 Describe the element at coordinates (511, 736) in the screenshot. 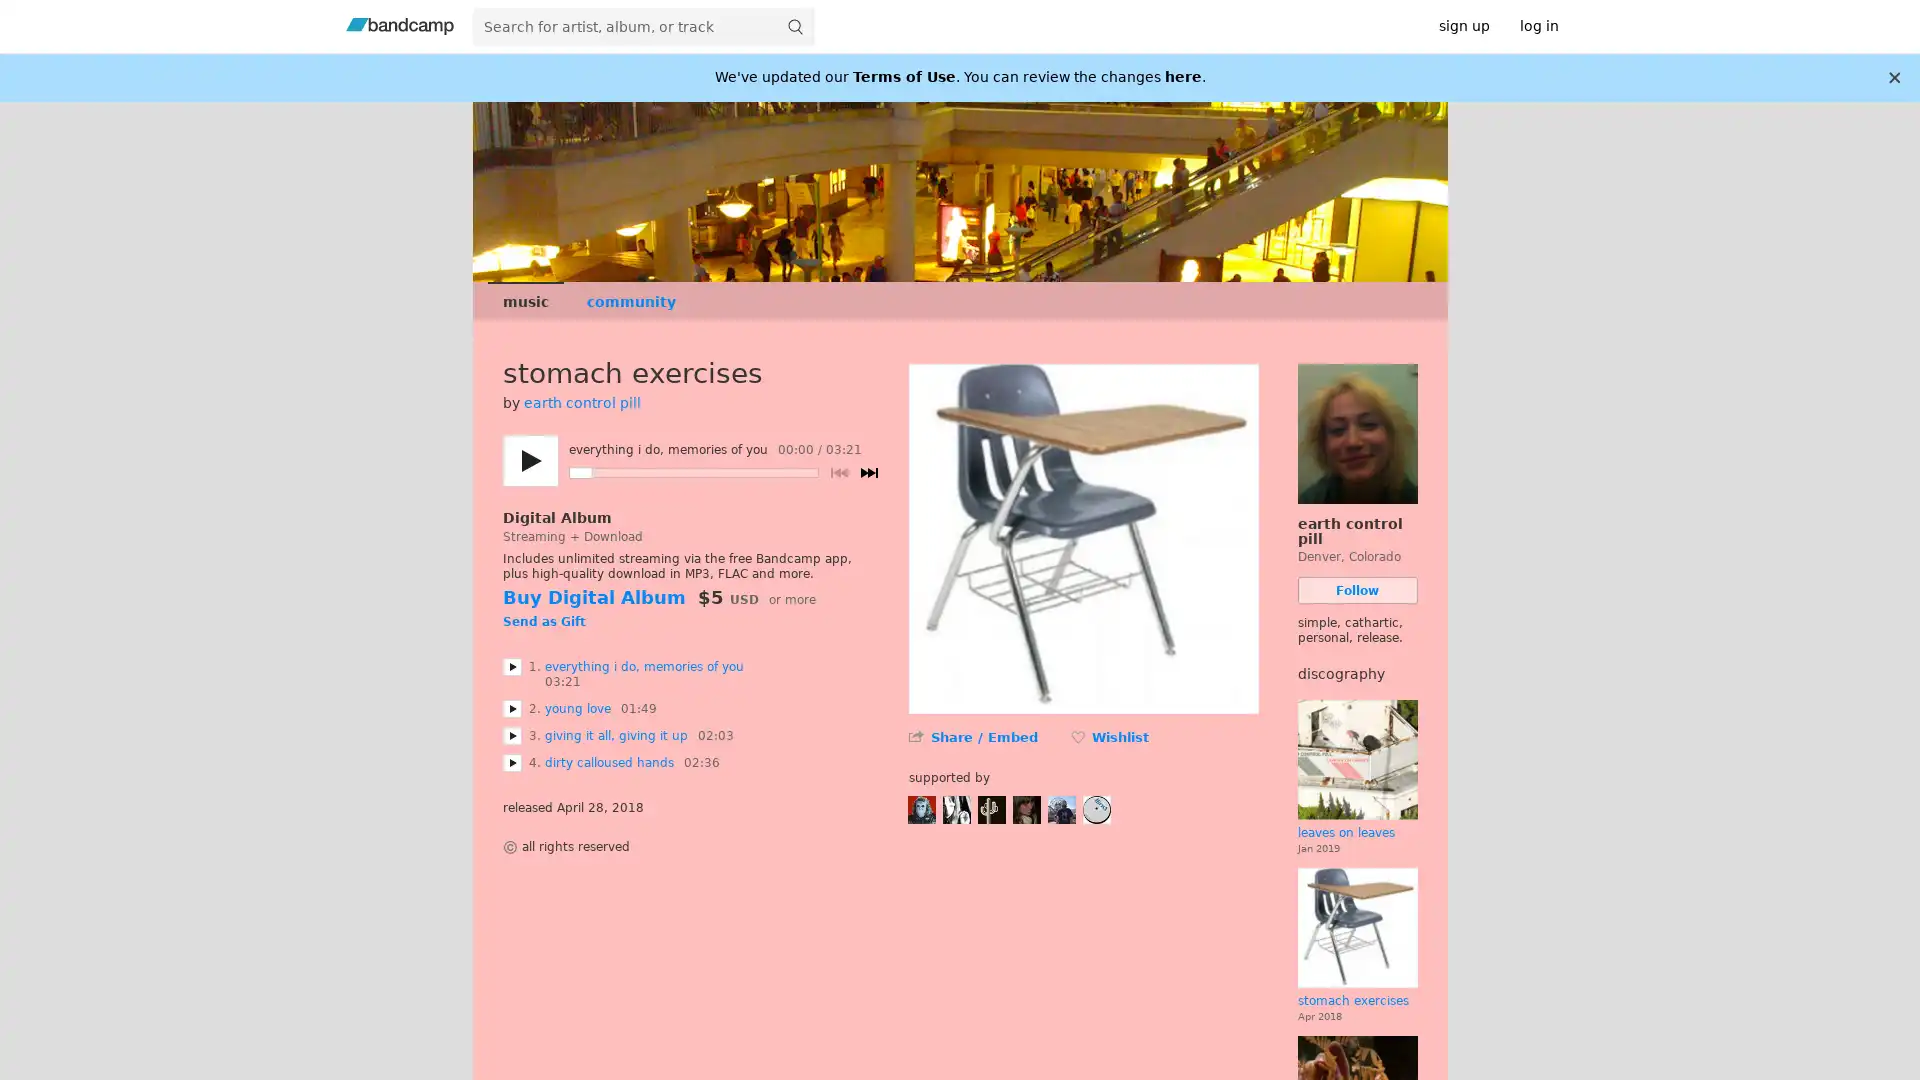

I see `Play giving it all, giving it up` at that location.